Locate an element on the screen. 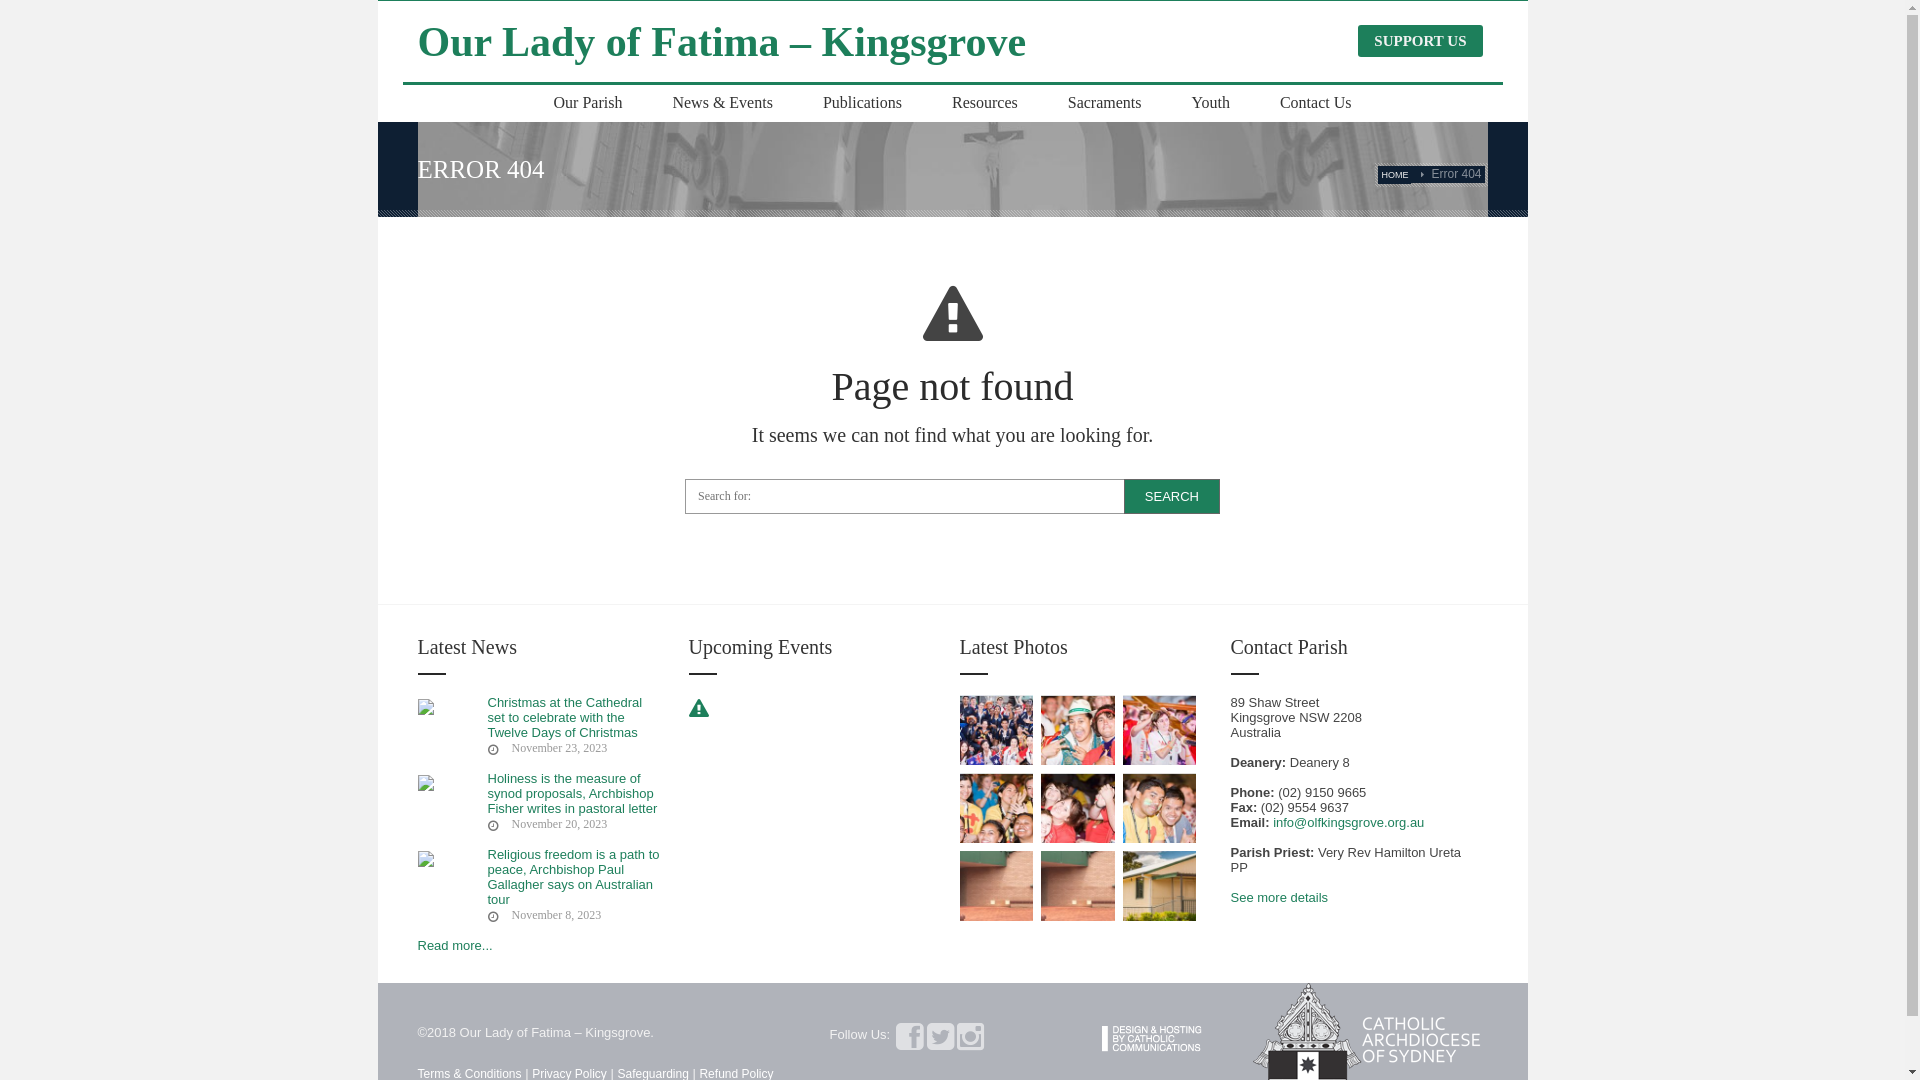  'Youth' is located at coordinates (1209, 103).